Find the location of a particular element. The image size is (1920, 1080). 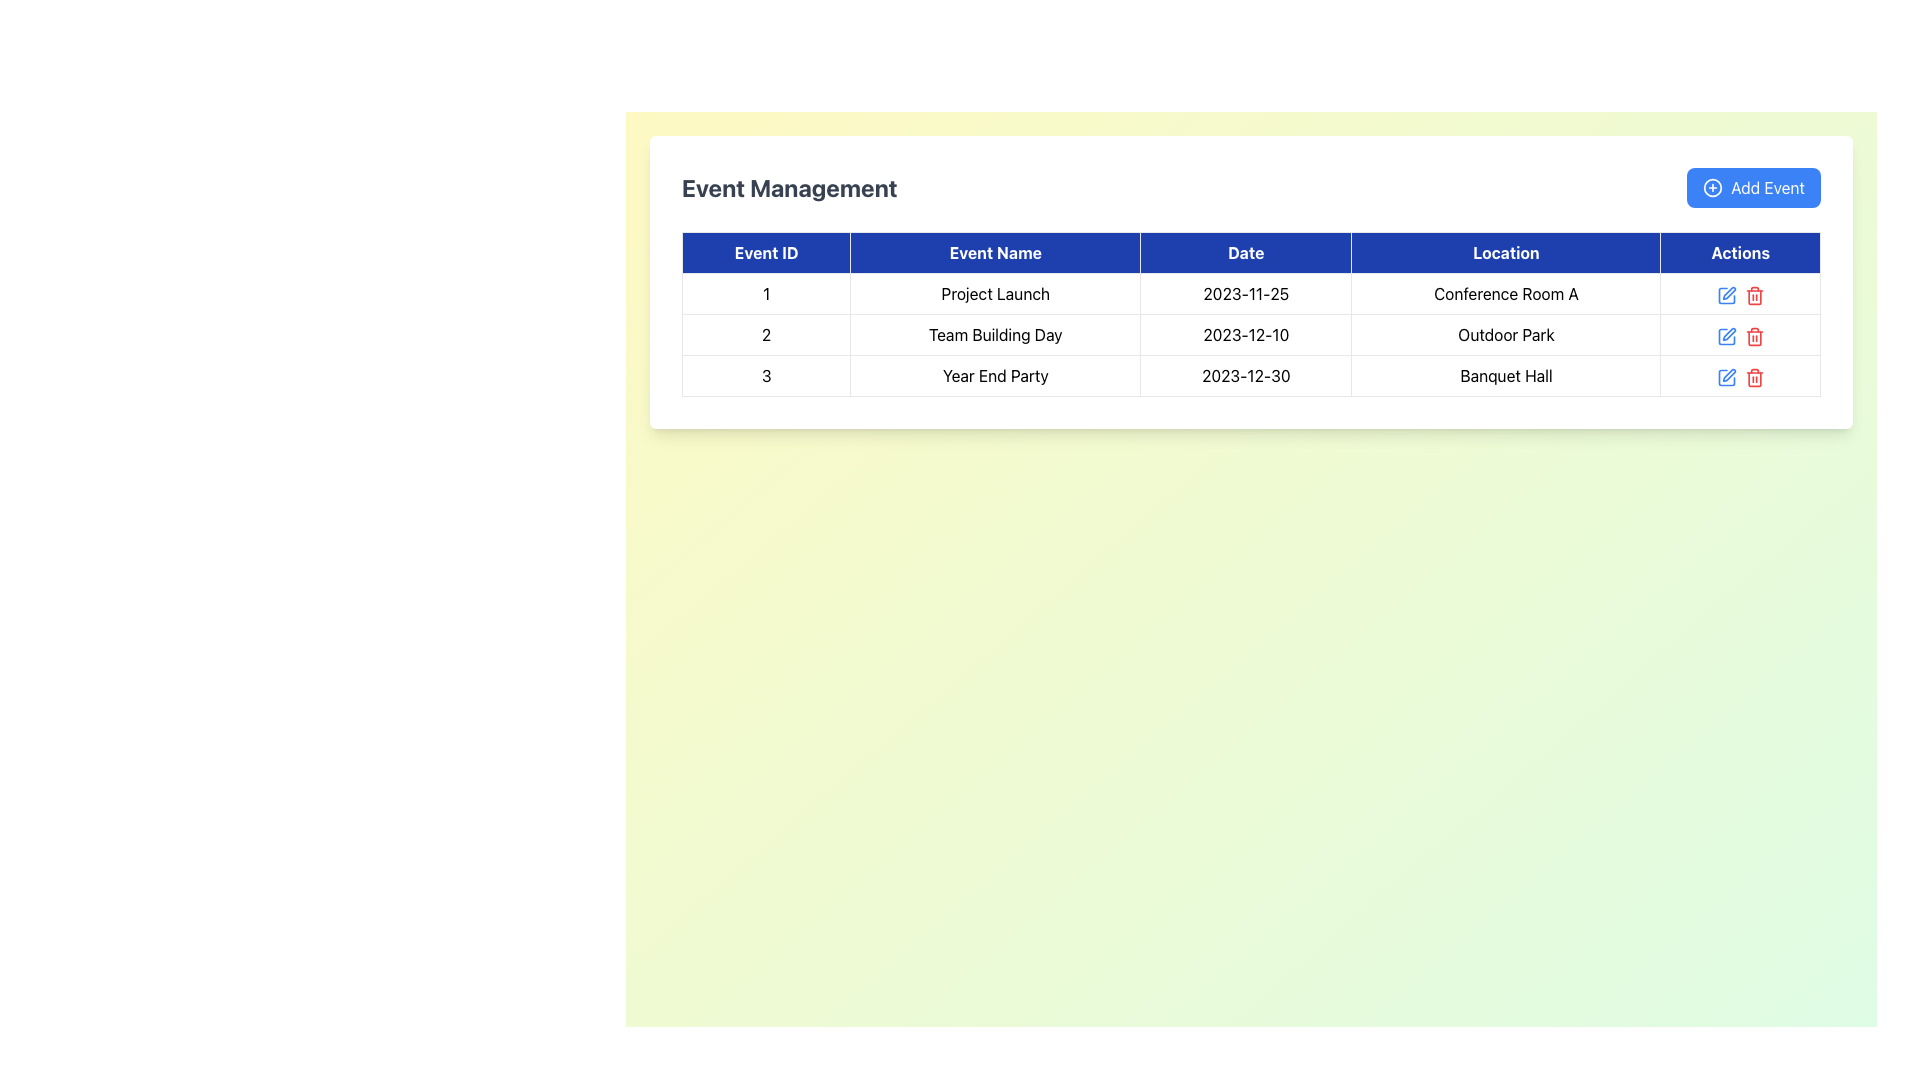

the delete icon button located in the 'Actions' column of the 'Year End Party' event entry to invoke the delete function is located at coordinates (1753, 295).